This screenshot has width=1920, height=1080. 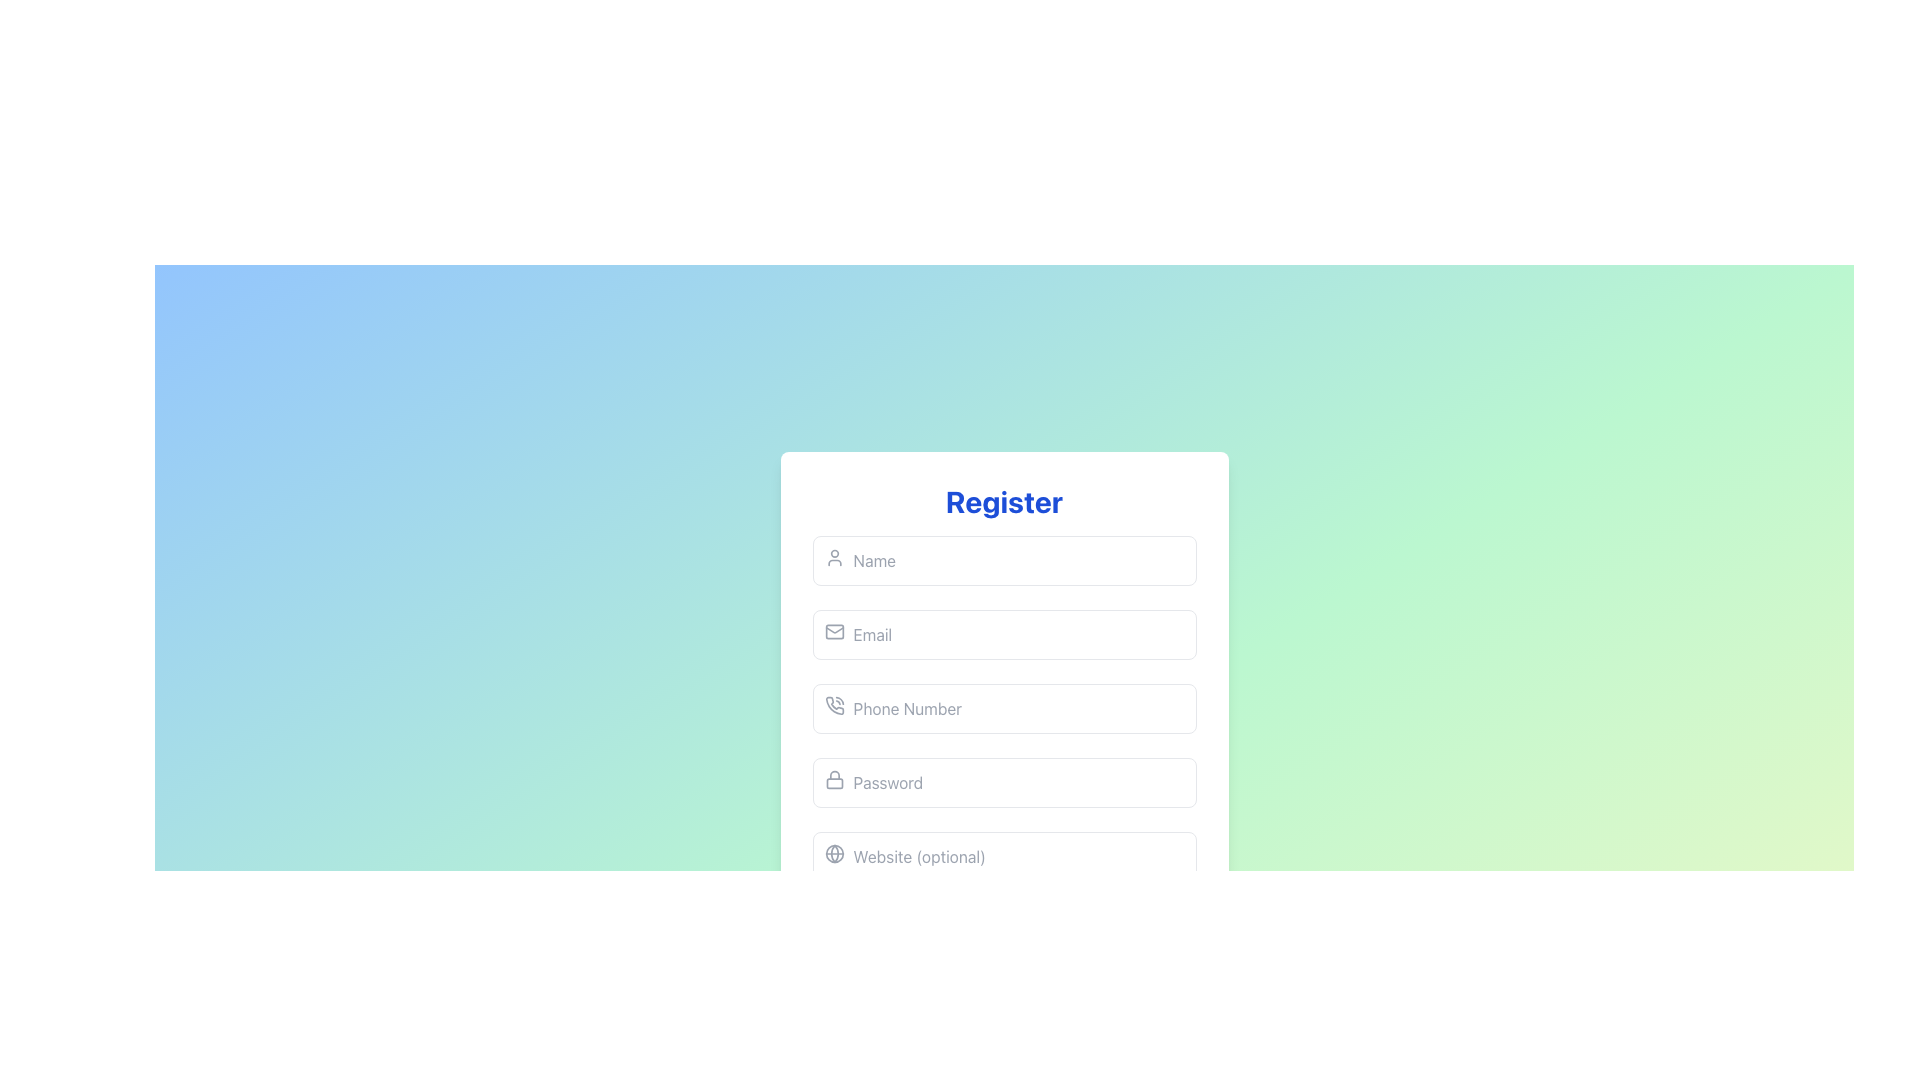 I want to click on the password input field located centrally within the form to focus on it, so click(x=1004, y=782).